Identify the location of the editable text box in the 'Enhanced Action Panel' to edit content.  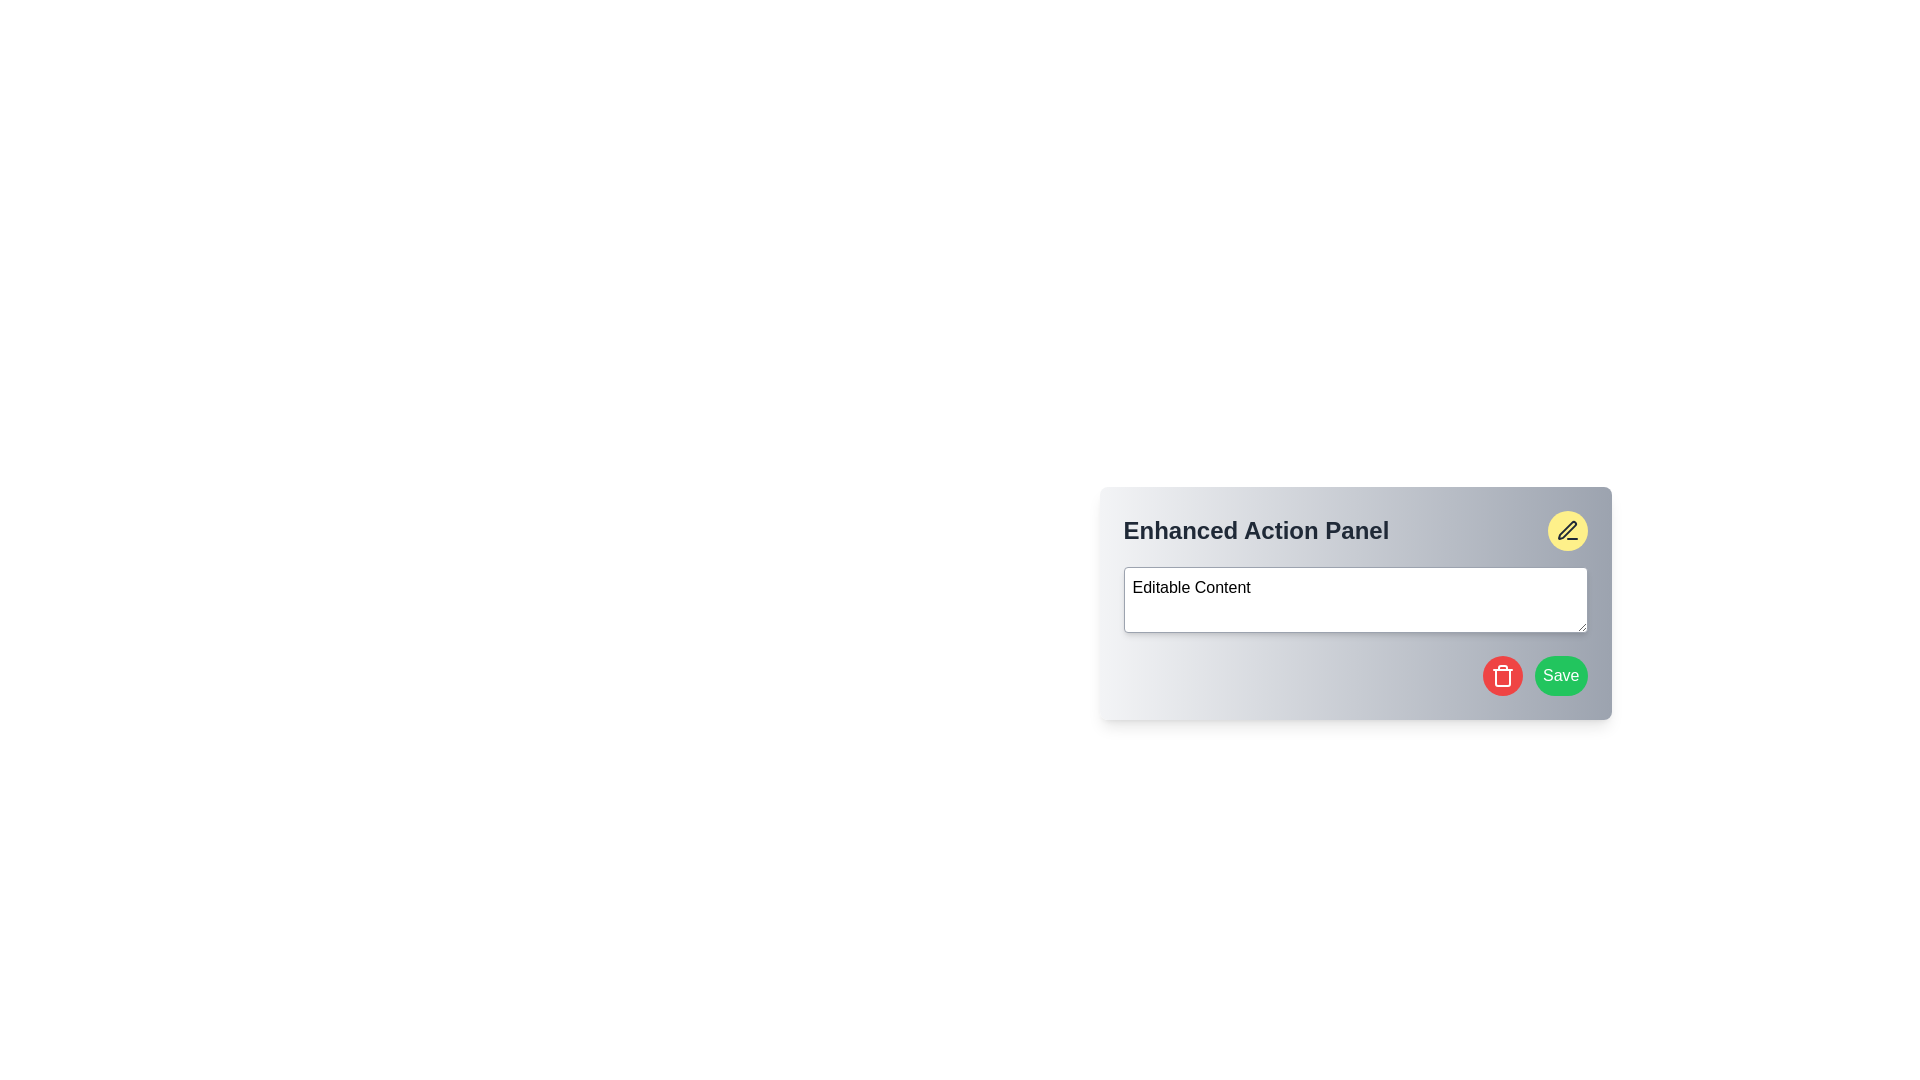
(1355, 602).